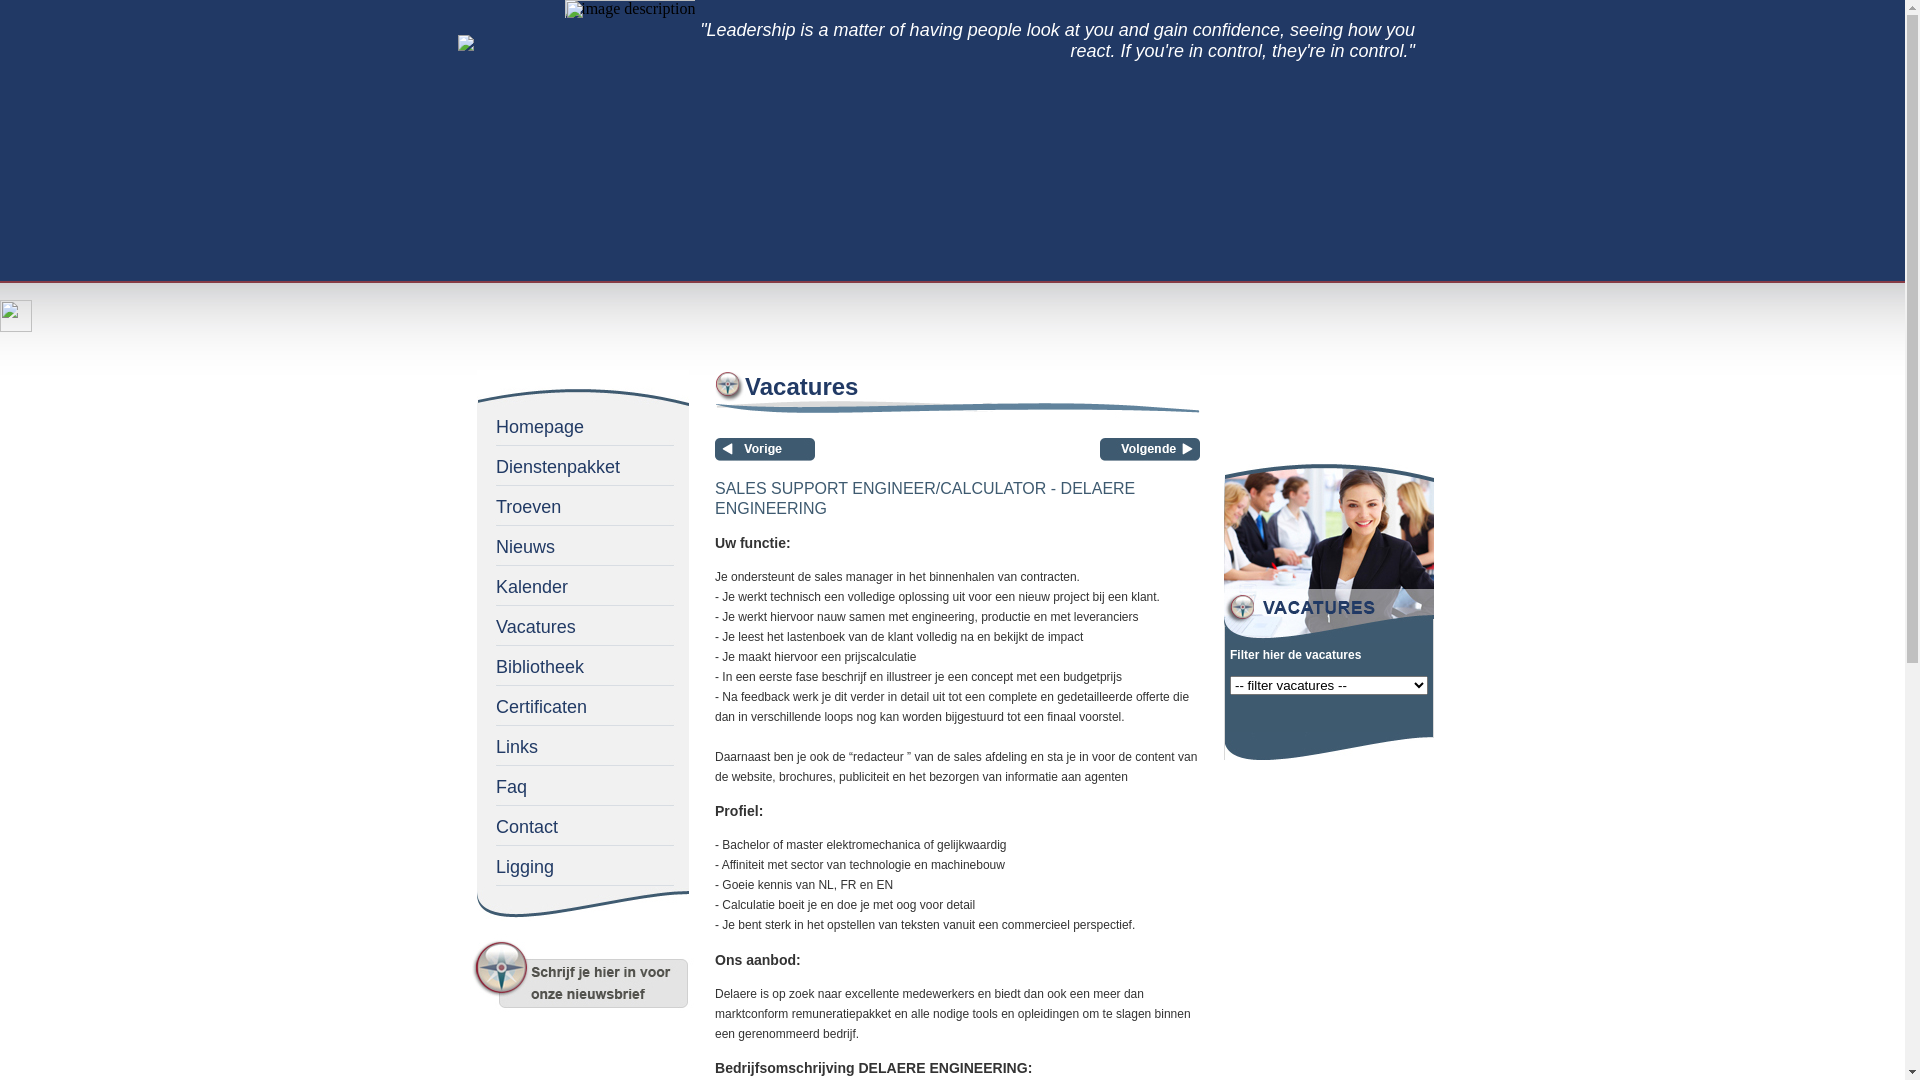  What do you see at coordinates (475, 861) in the screenshot?
I see `'Ligging'` at bounding box center [475, 861].